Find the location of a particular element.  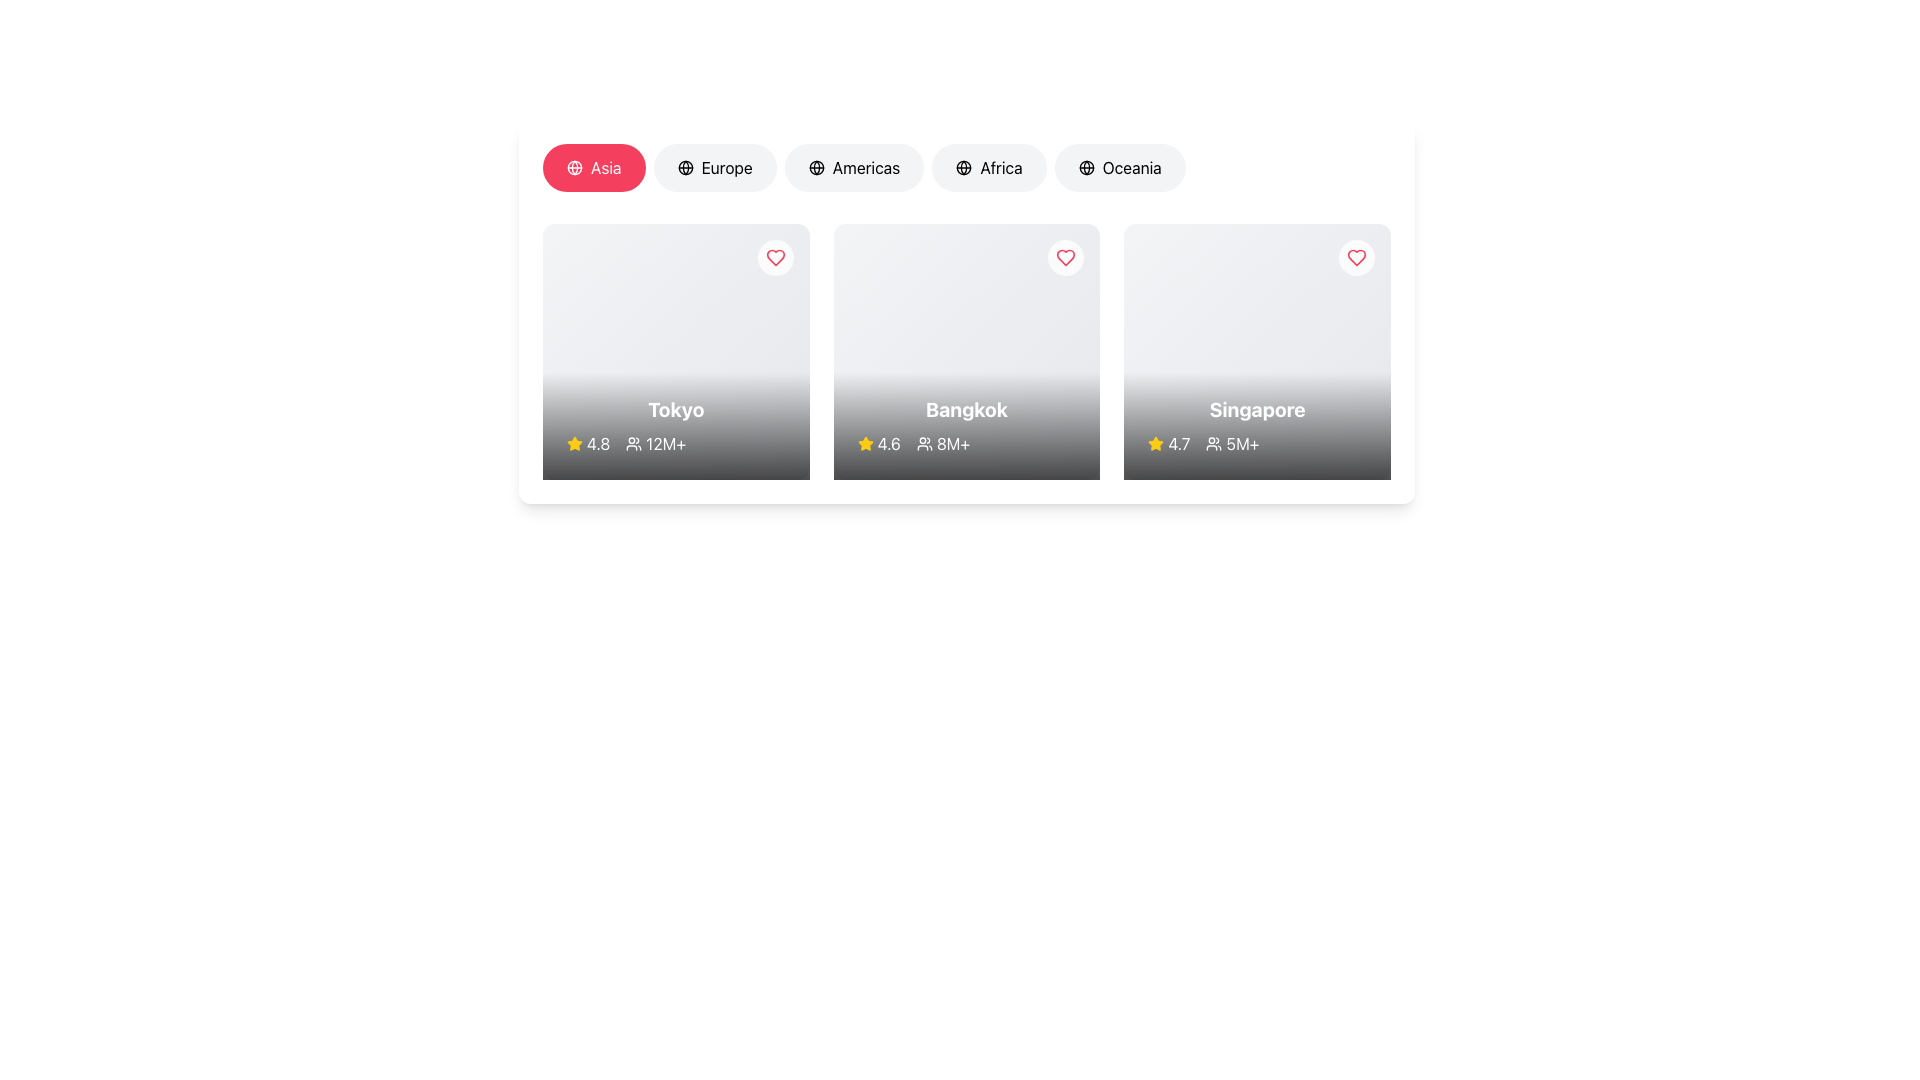

to select or activate the 'Europe' category label, which is the second label in a horizontal list of category labels, styled in a clean sans-serif font and rendered in black on a light background is located at coordinates (726, 167).